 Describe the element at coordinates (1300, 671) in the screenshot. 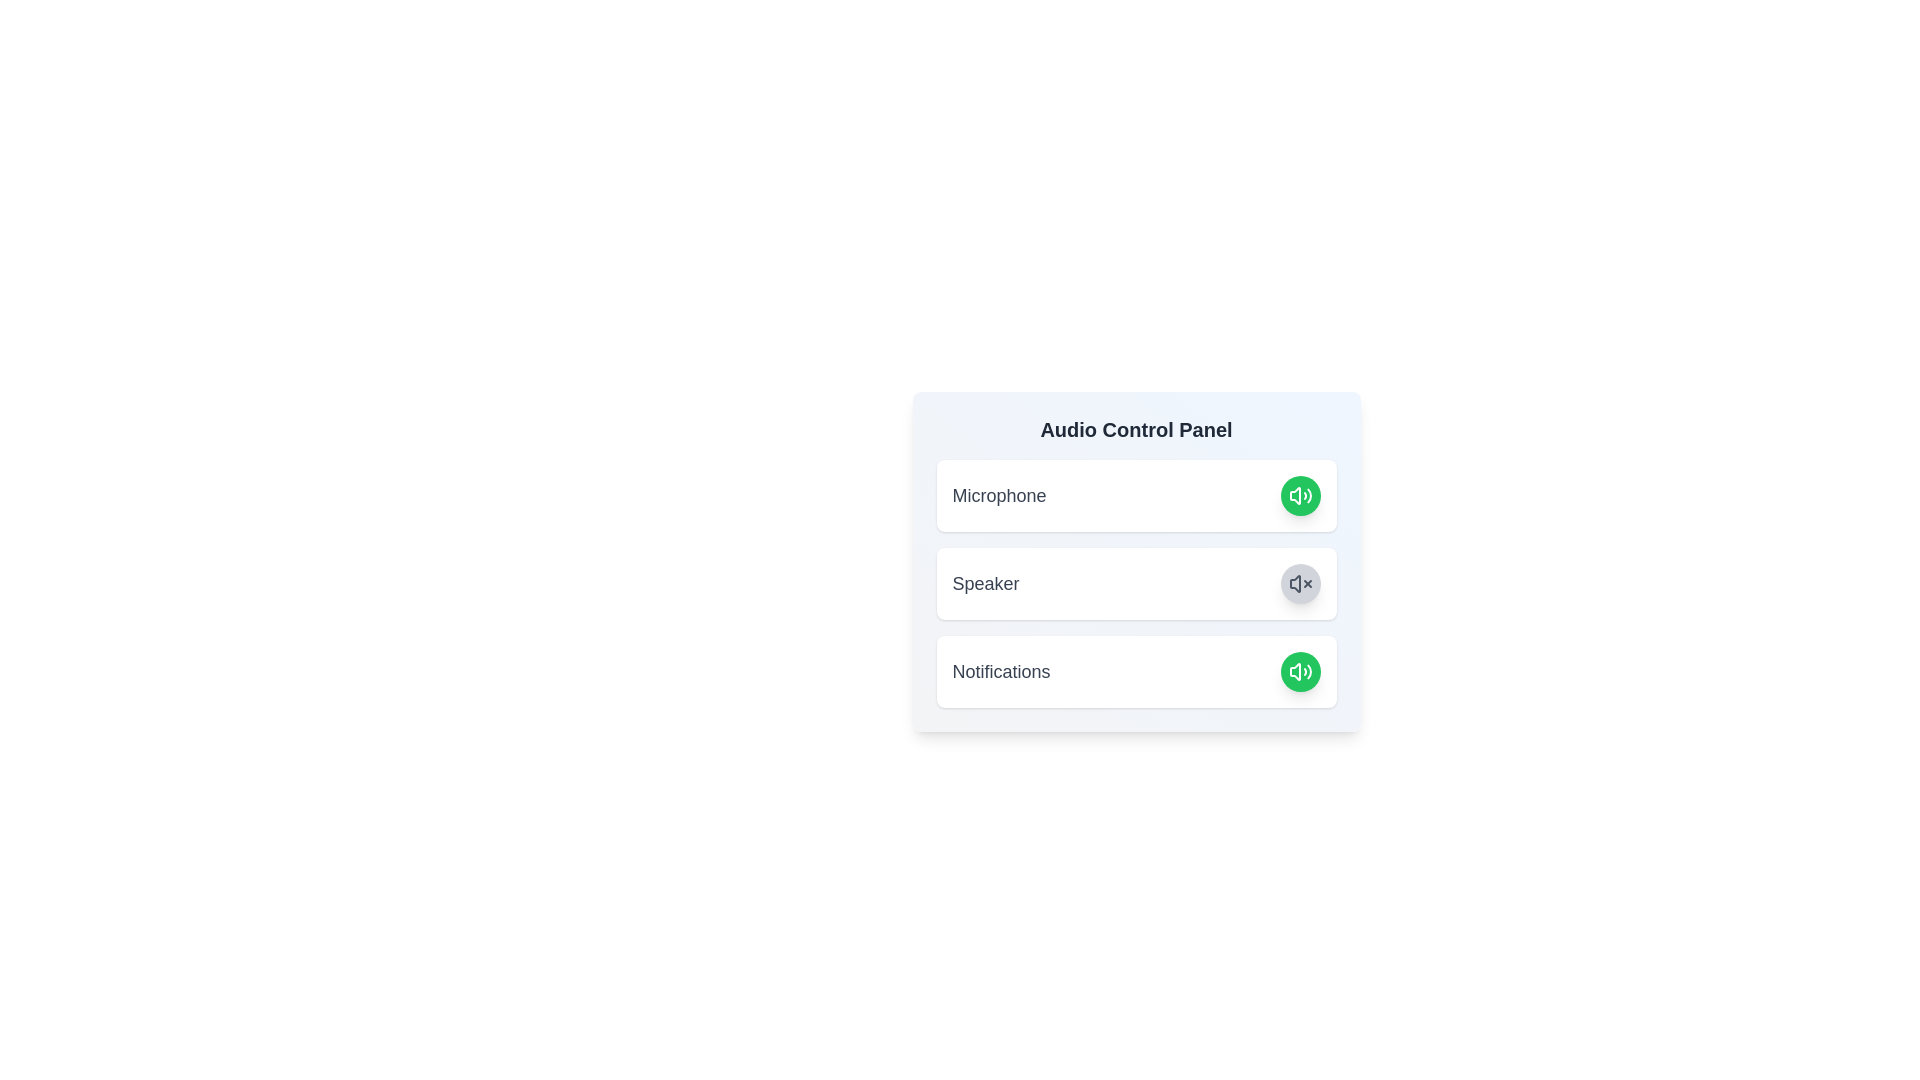

I see `the microphone icon located at the far-right side of the row labeled 'Microphone' in the 'Audio Control Panel'` at that location.